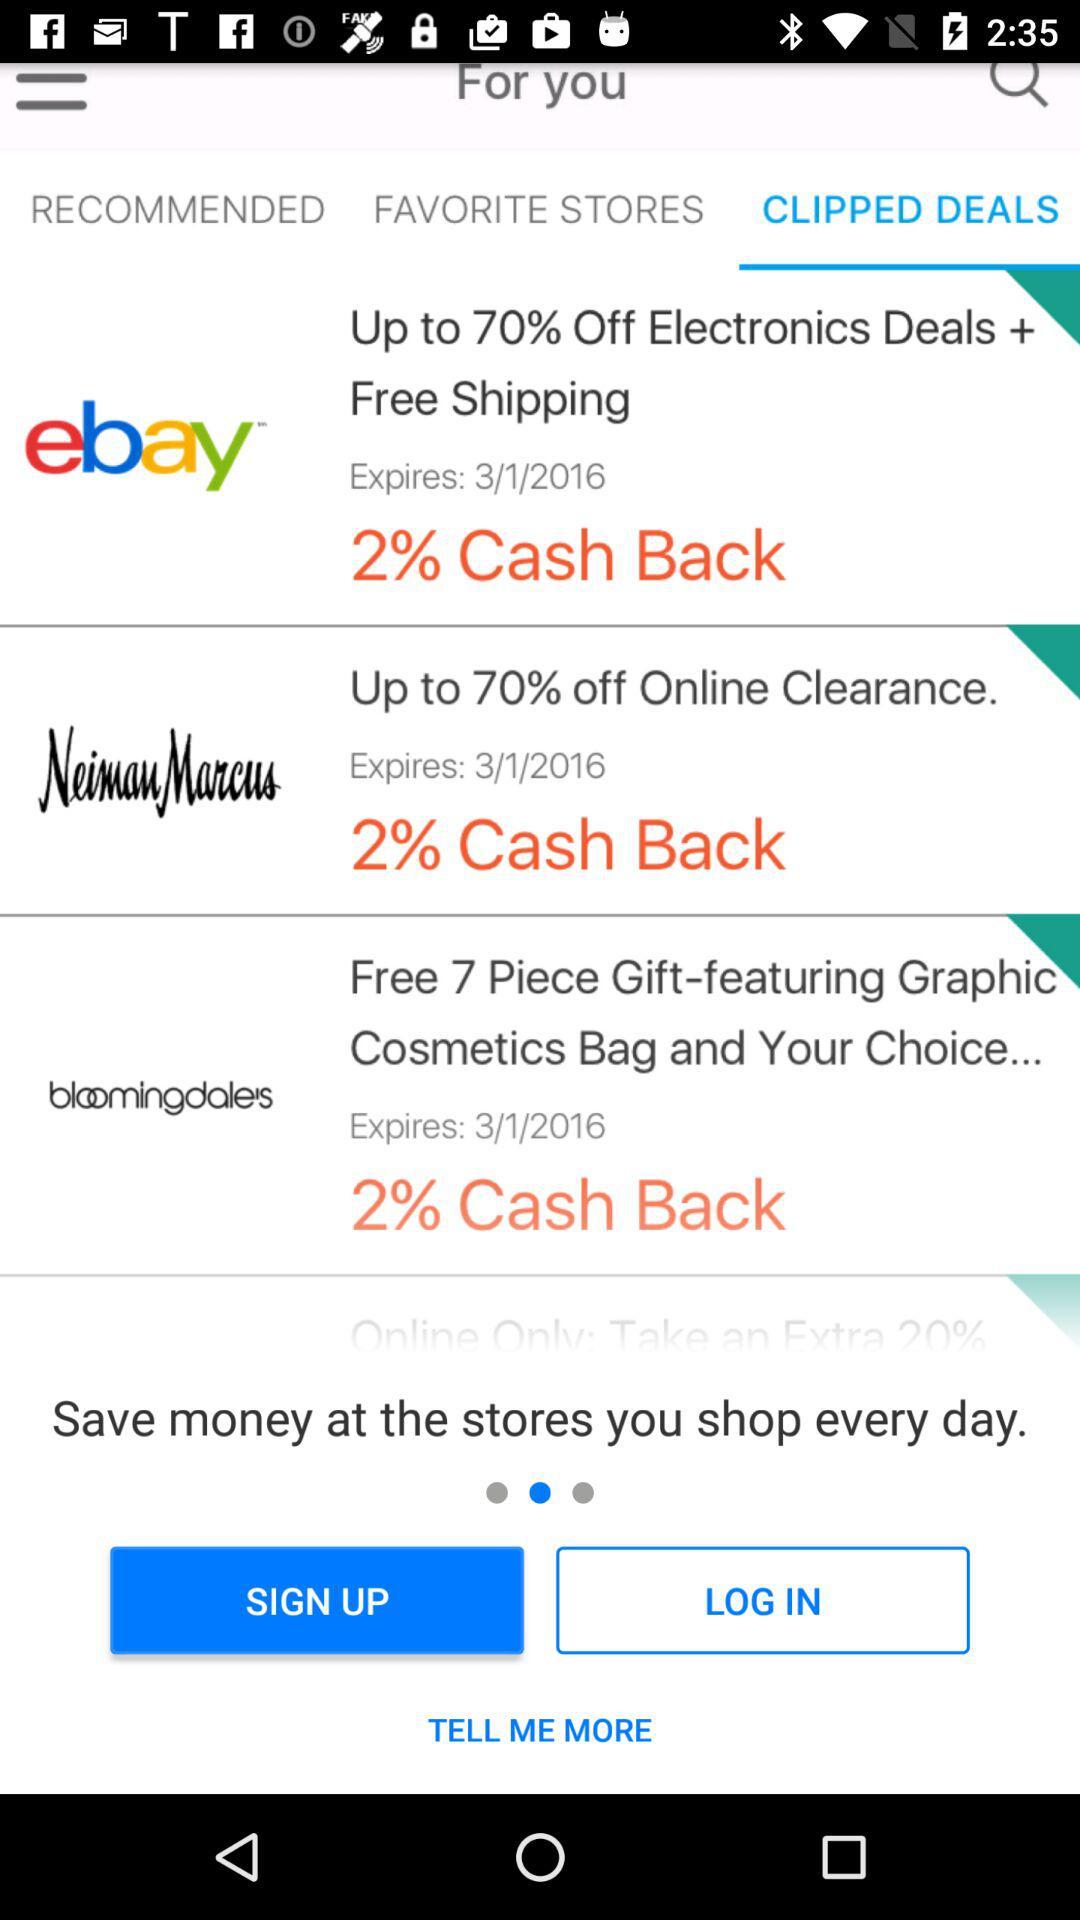 The width and height of the screenshot is (1080, 1920). I want to click on icon above the tell me more, so click(316, 1600).